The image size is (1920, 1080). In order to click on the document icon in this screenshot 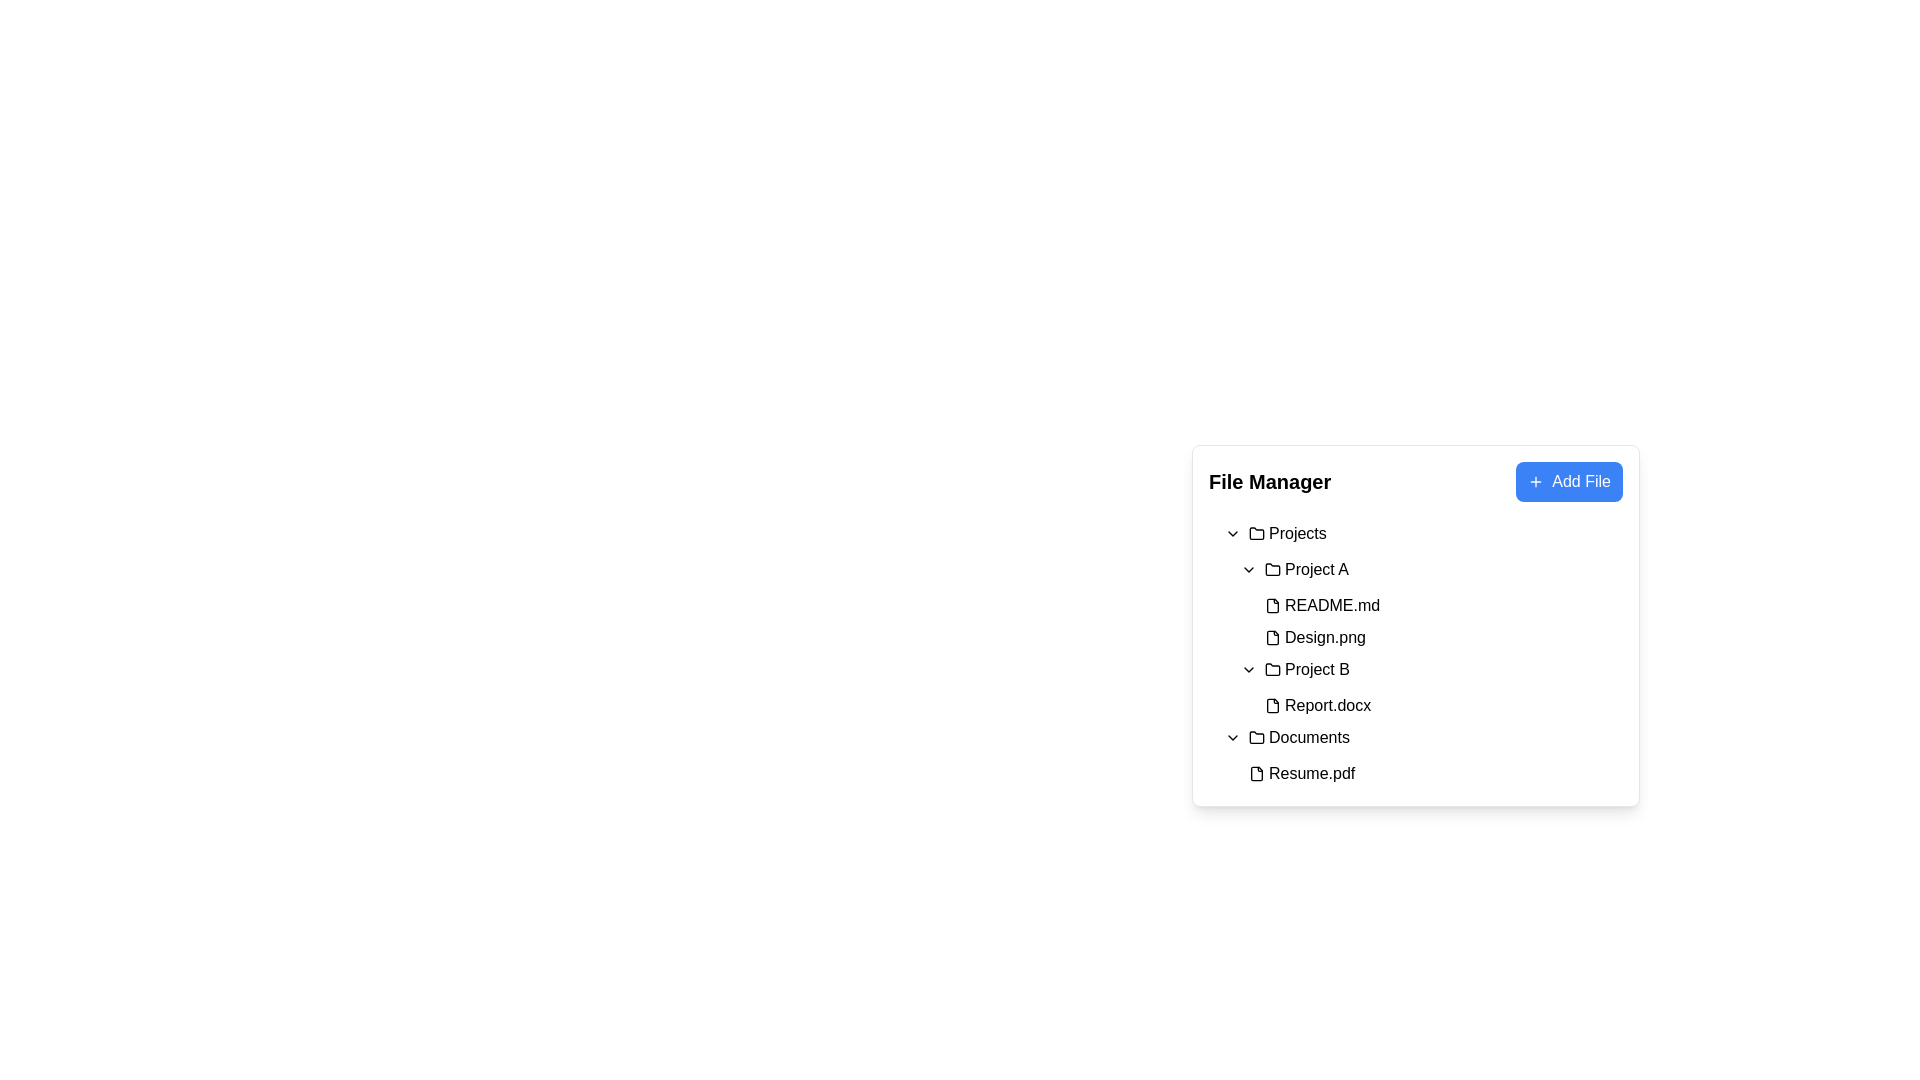, I will do `click(1256, 773)`.